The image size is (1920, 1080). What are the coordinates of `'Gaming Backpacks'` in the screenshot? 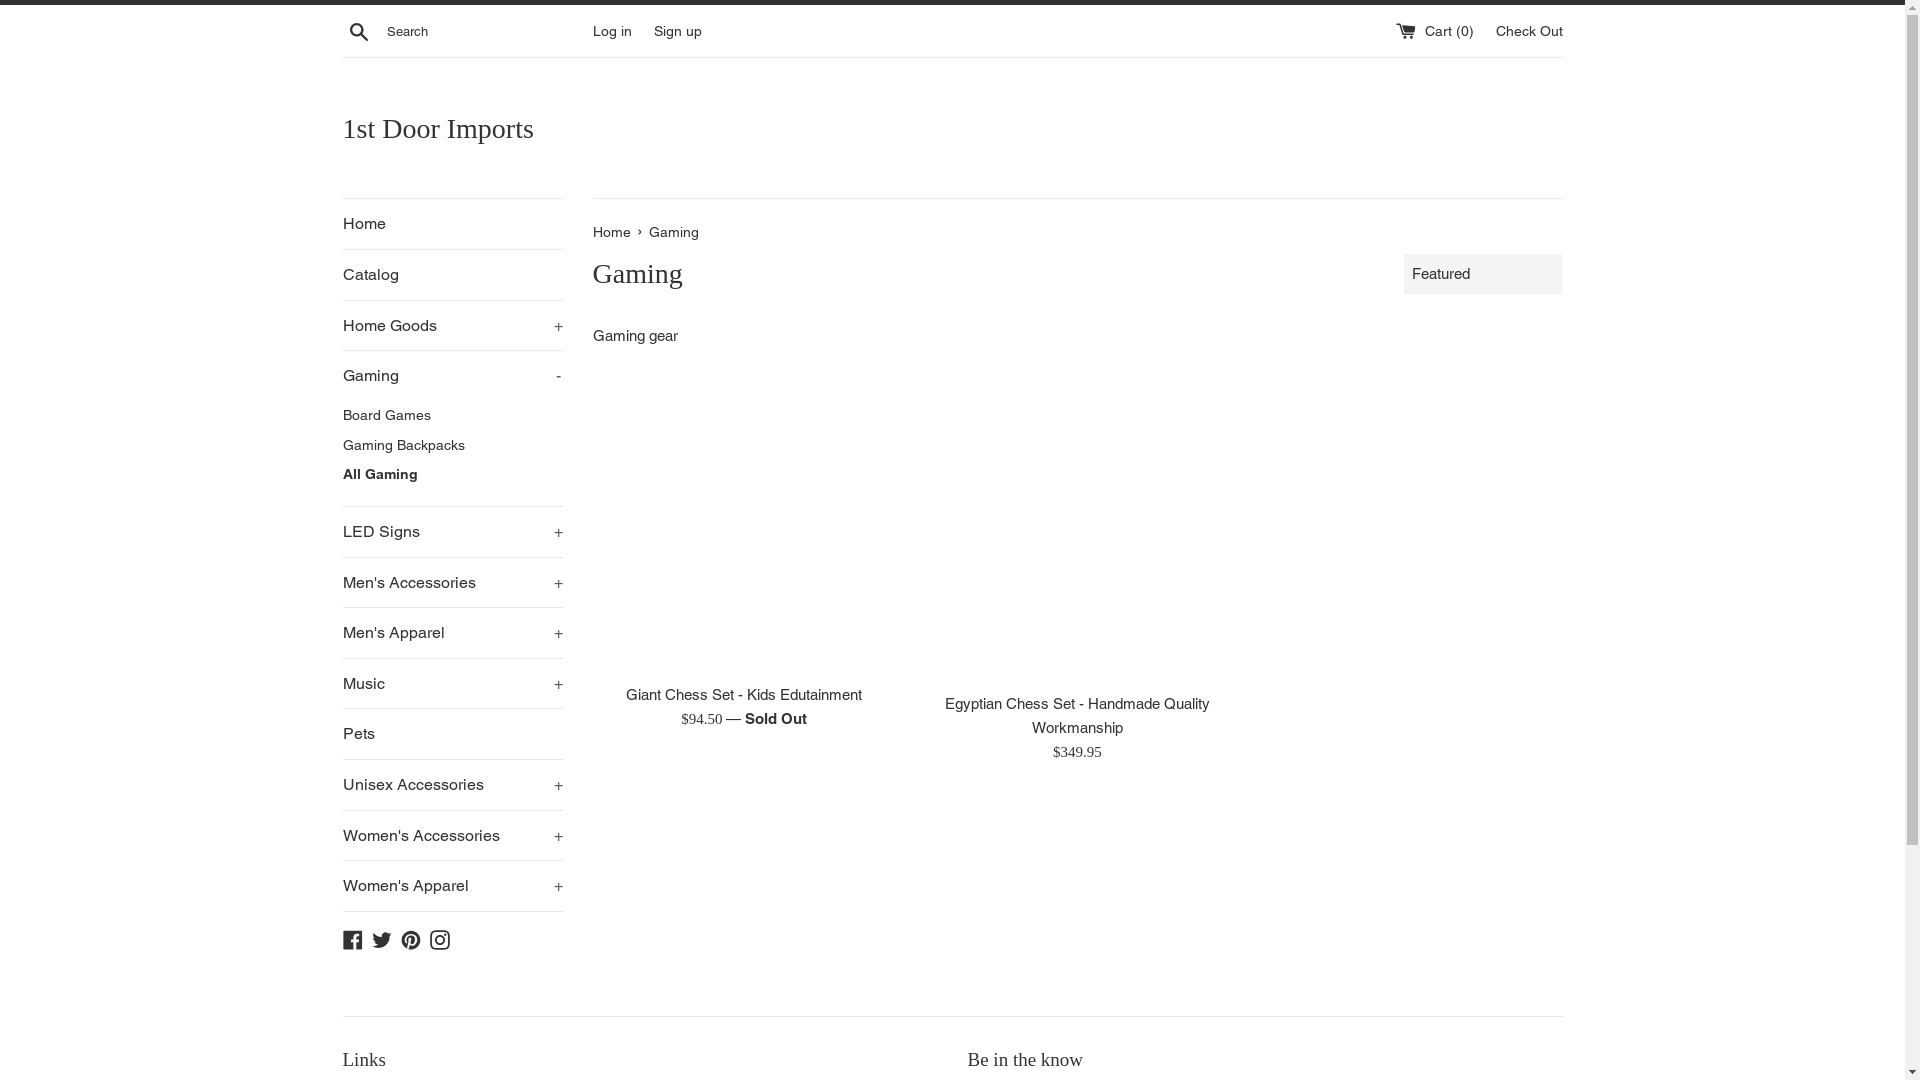 It's located at (450, 445).